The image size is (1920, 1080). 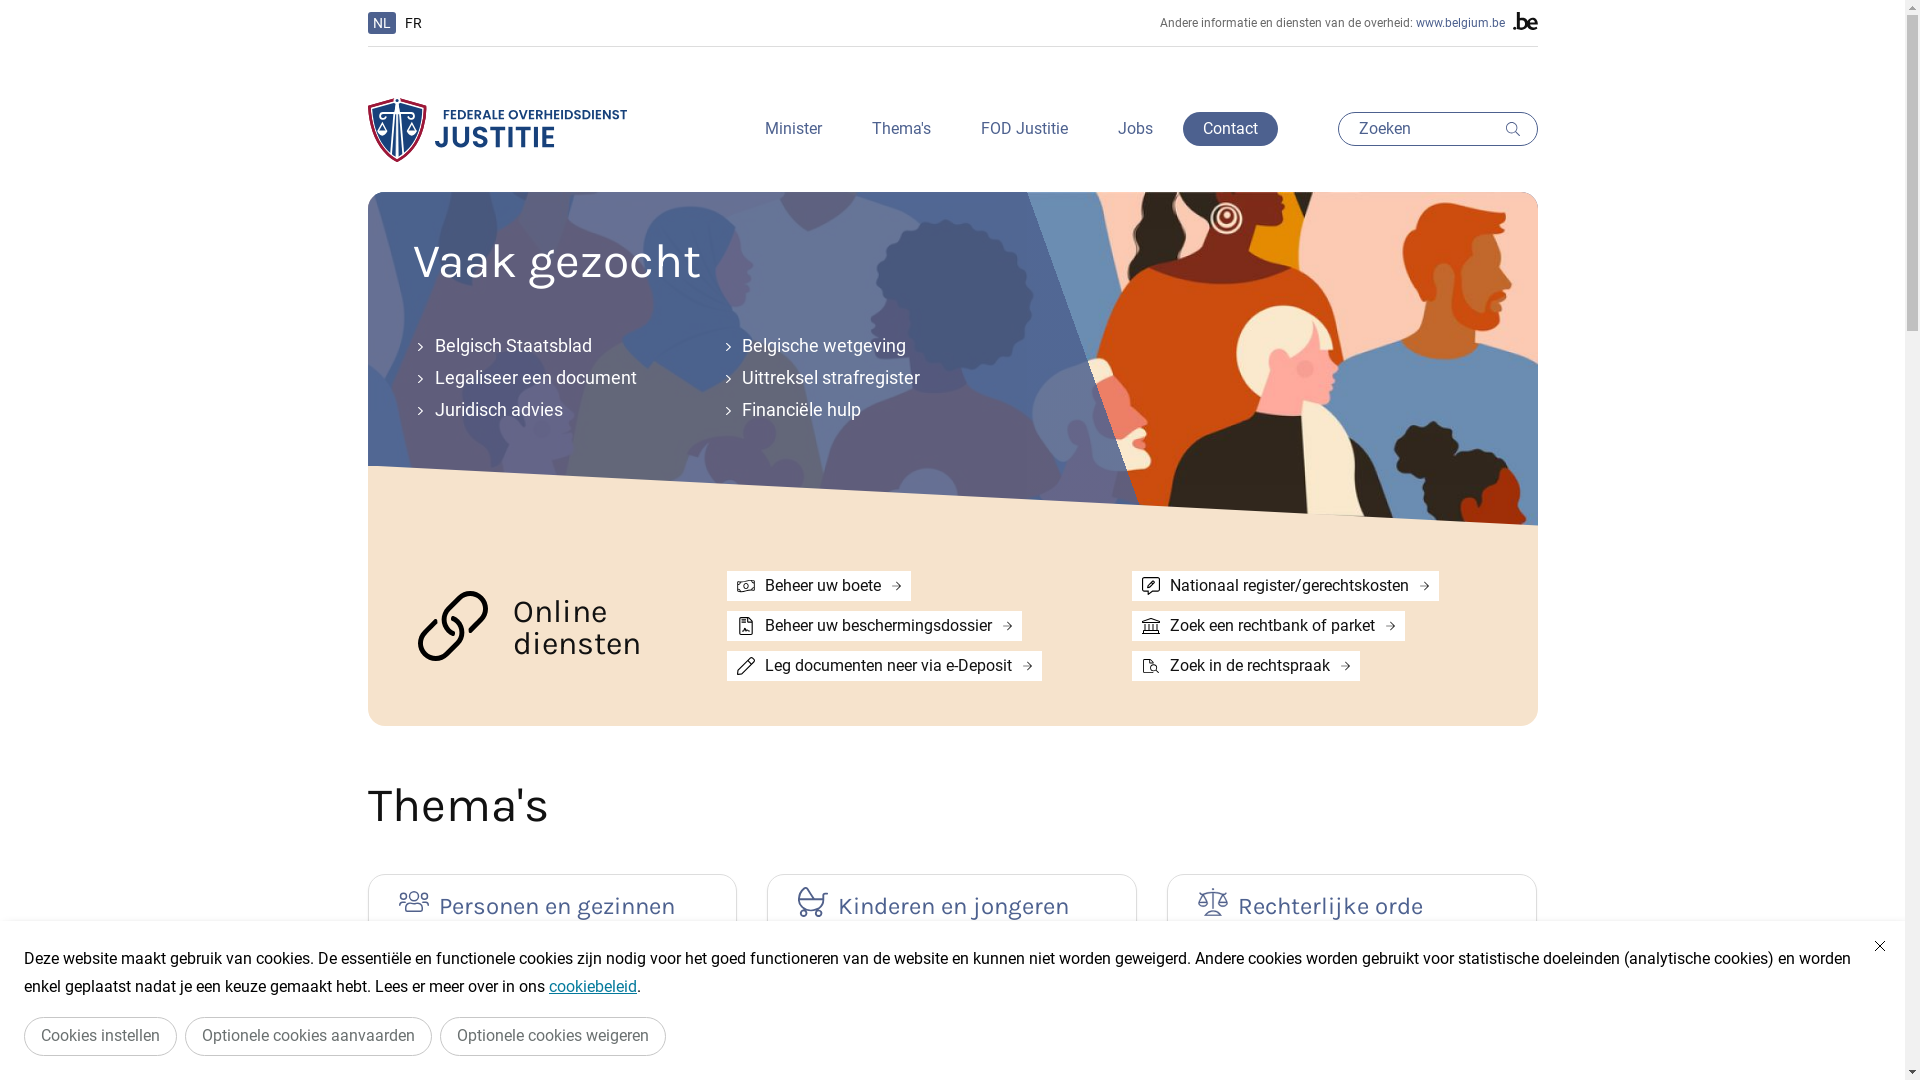 What do you see at coordinates (850, 345) in the screenshot?
I see `'Belgische wetgeving'` at bounding box center [850, 345].